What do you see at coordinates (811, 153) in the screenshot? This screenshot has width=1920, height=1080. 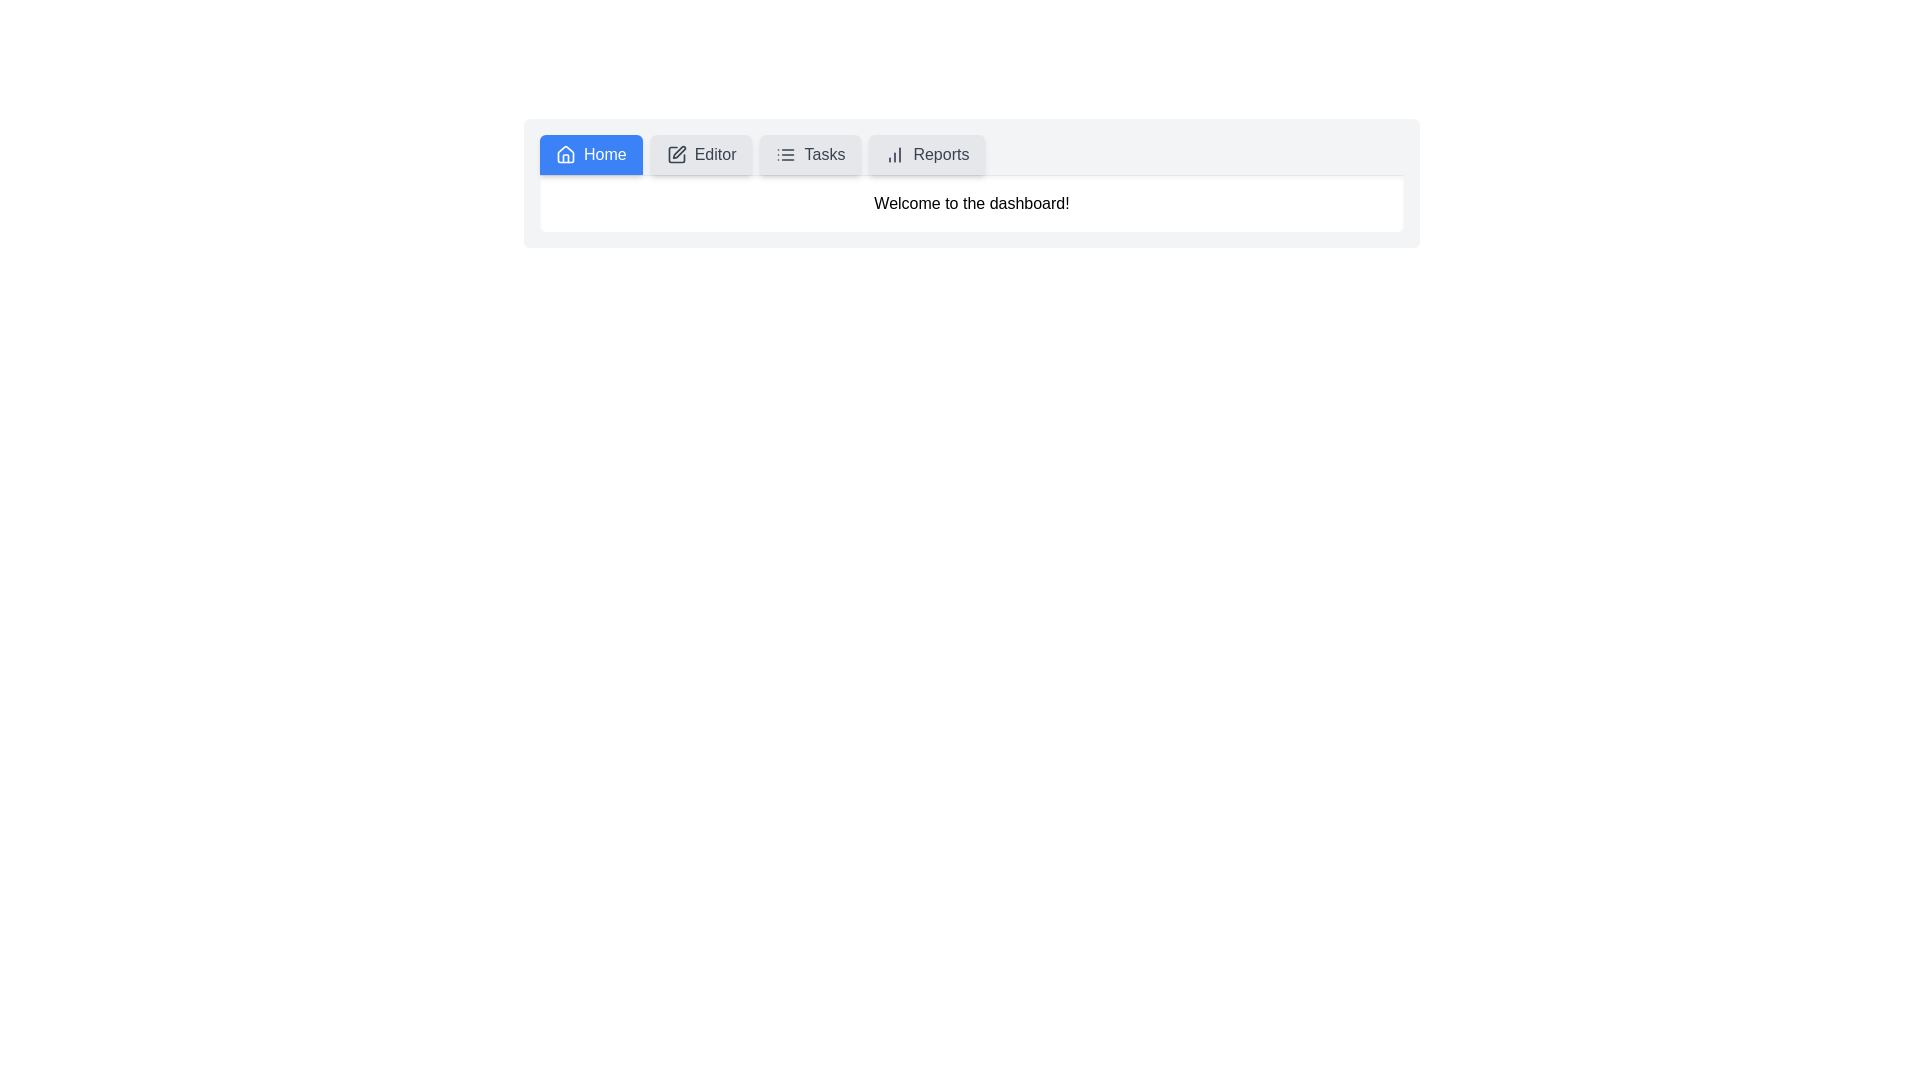 I see `the tab button corresponding to Tasks` at bounding box center [811, 153].